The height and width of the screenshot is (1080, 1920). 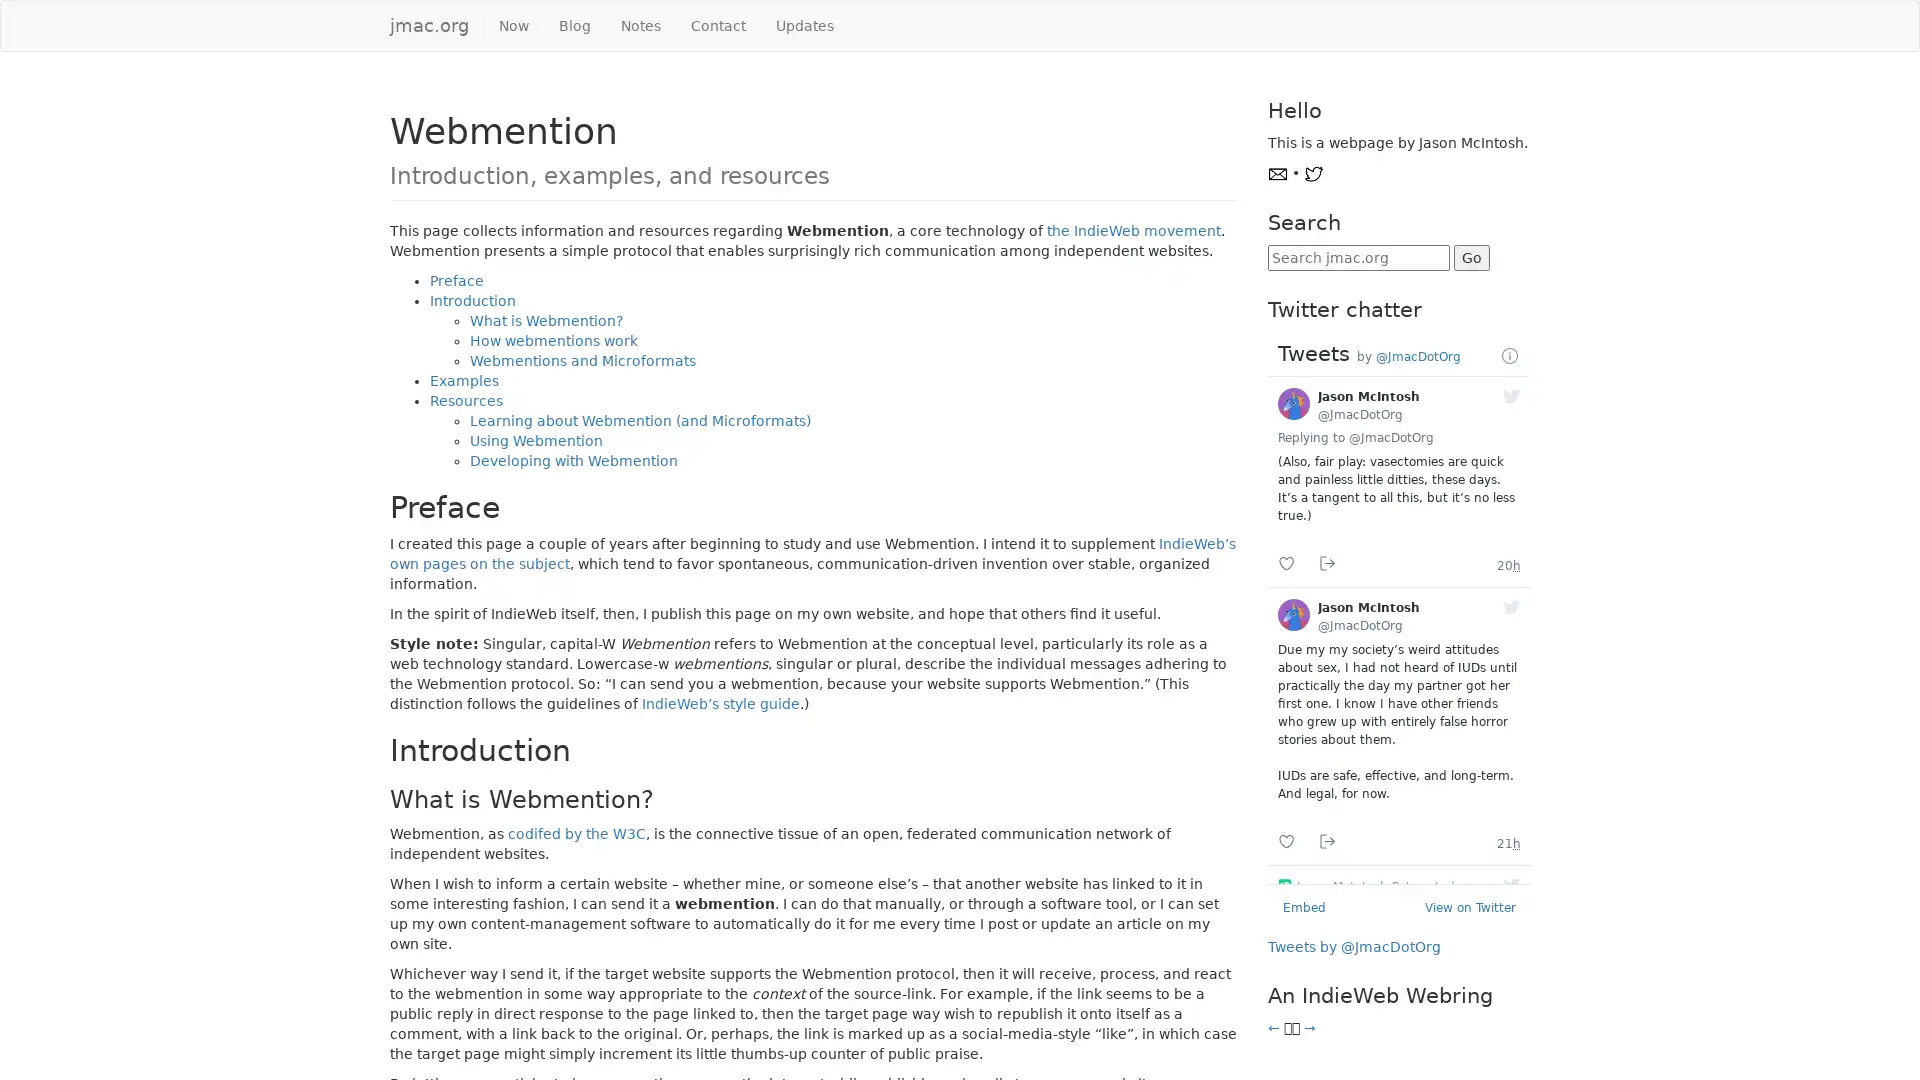 I want to click on Go, so click(x=1470, y=257).